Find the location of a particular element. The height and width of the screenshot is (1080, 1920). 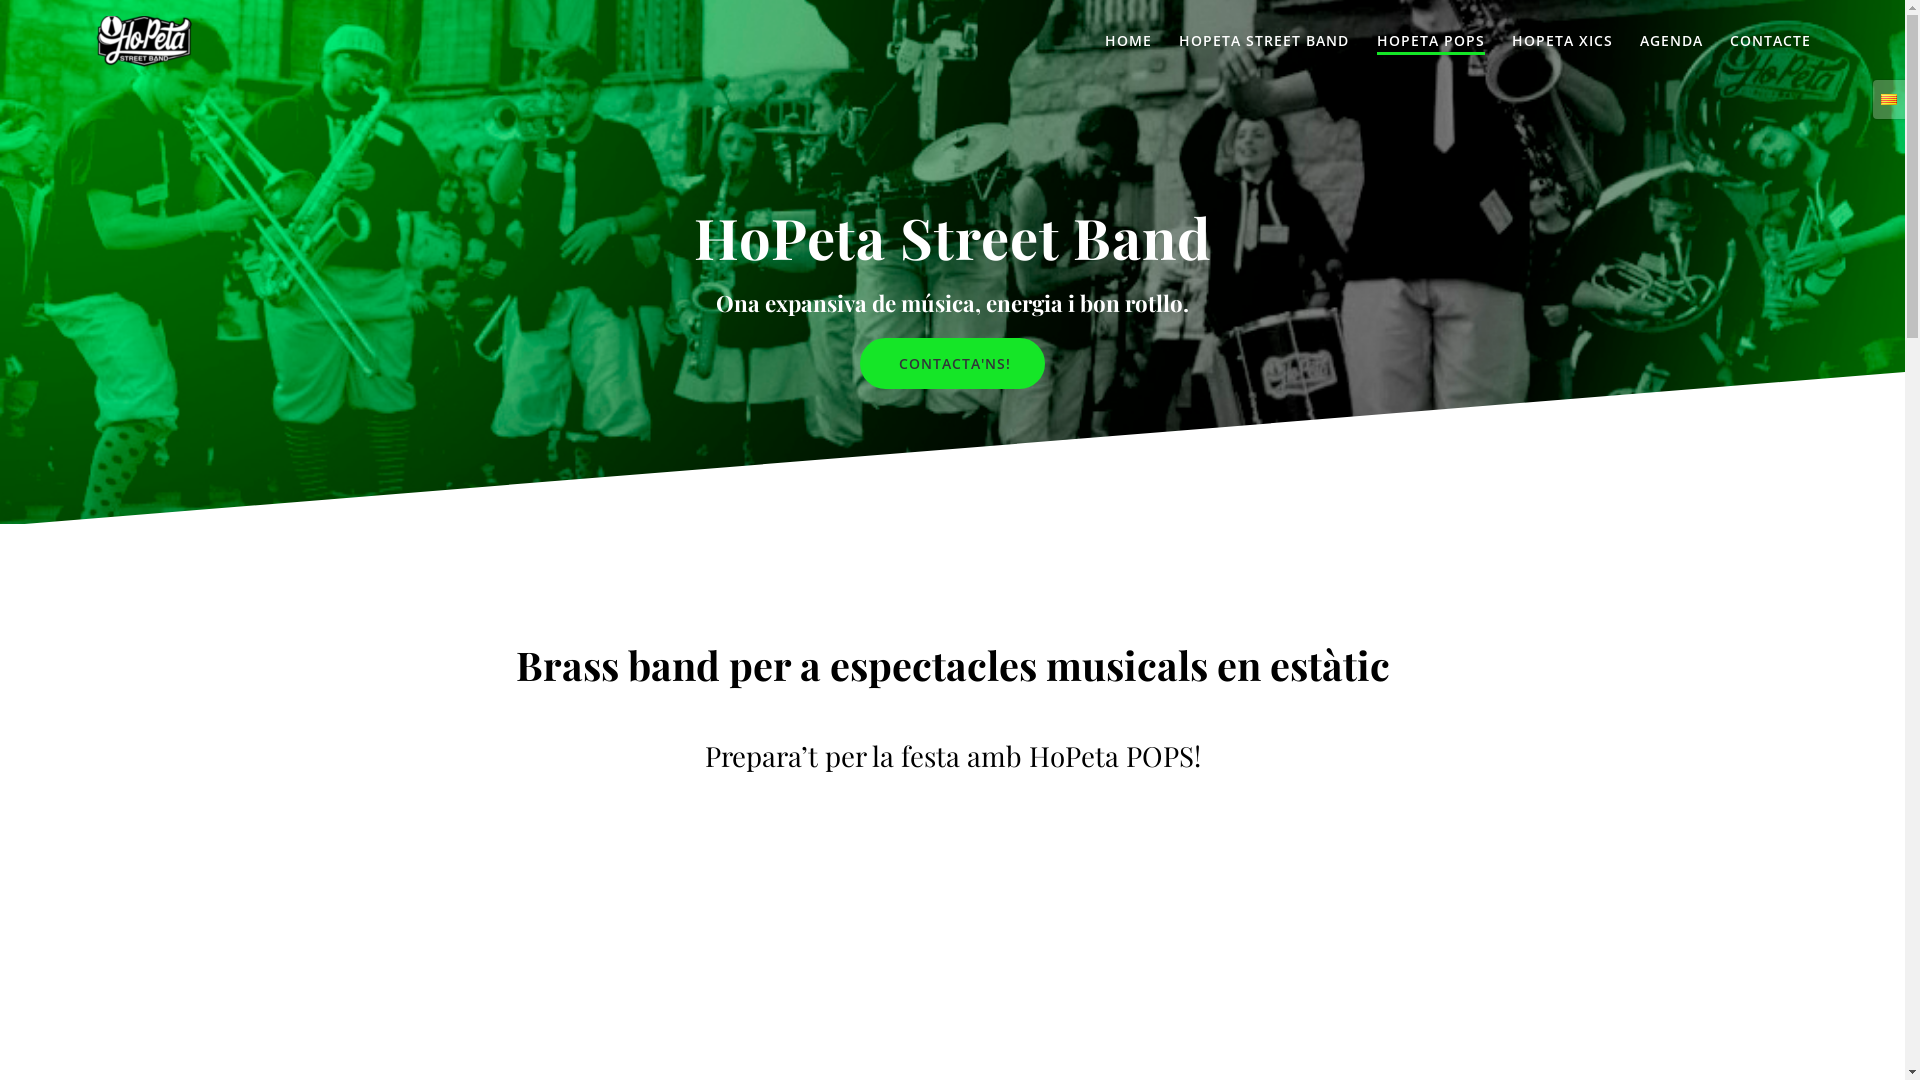

'CONTACTE' is located at coordinates (1770, 42).